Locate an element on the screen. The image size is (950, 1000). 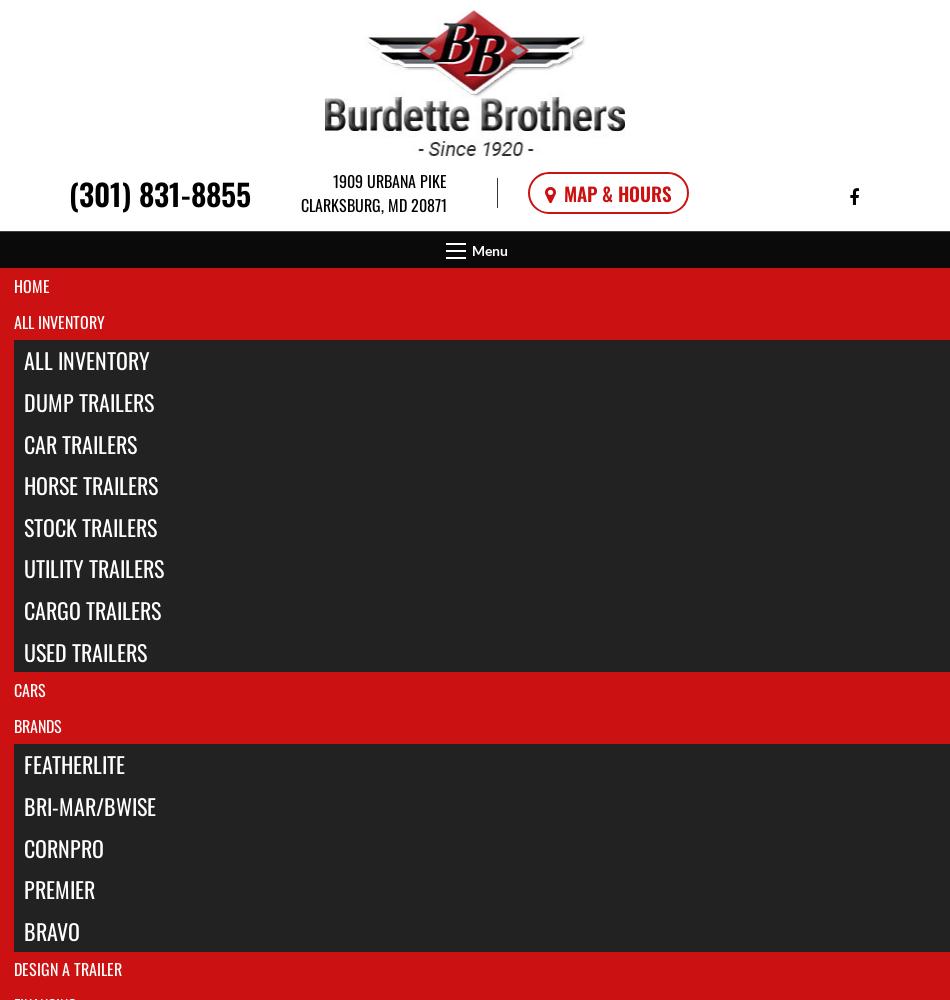
'Bravo' is located at coordinates (51, 930).